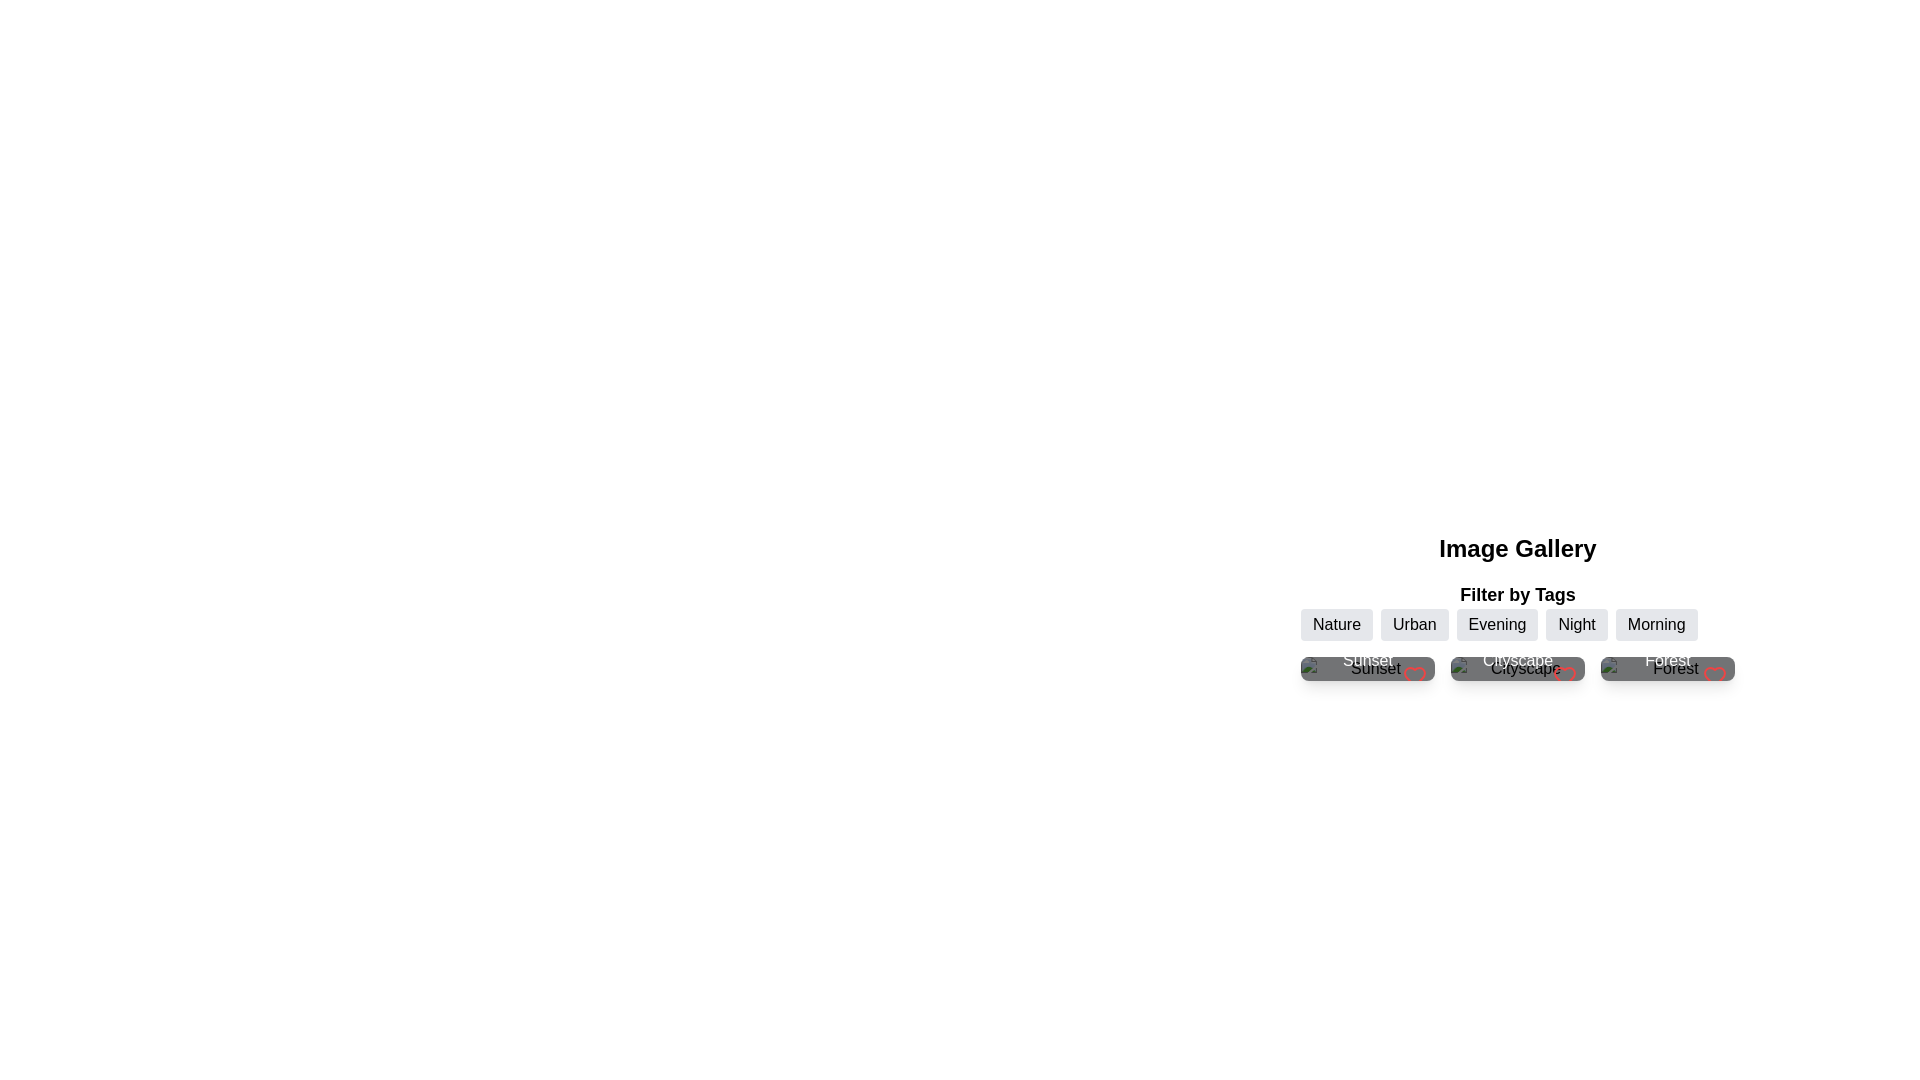  What do you see at coordinates (1668, 660) in the screenshot?
I see `the text label reading 'Forest' which is styled with a black semi-transparent background, located at the bottom-left corner of the last image card in the 'Image Gallery' section` at bounding box center [1668, 660].